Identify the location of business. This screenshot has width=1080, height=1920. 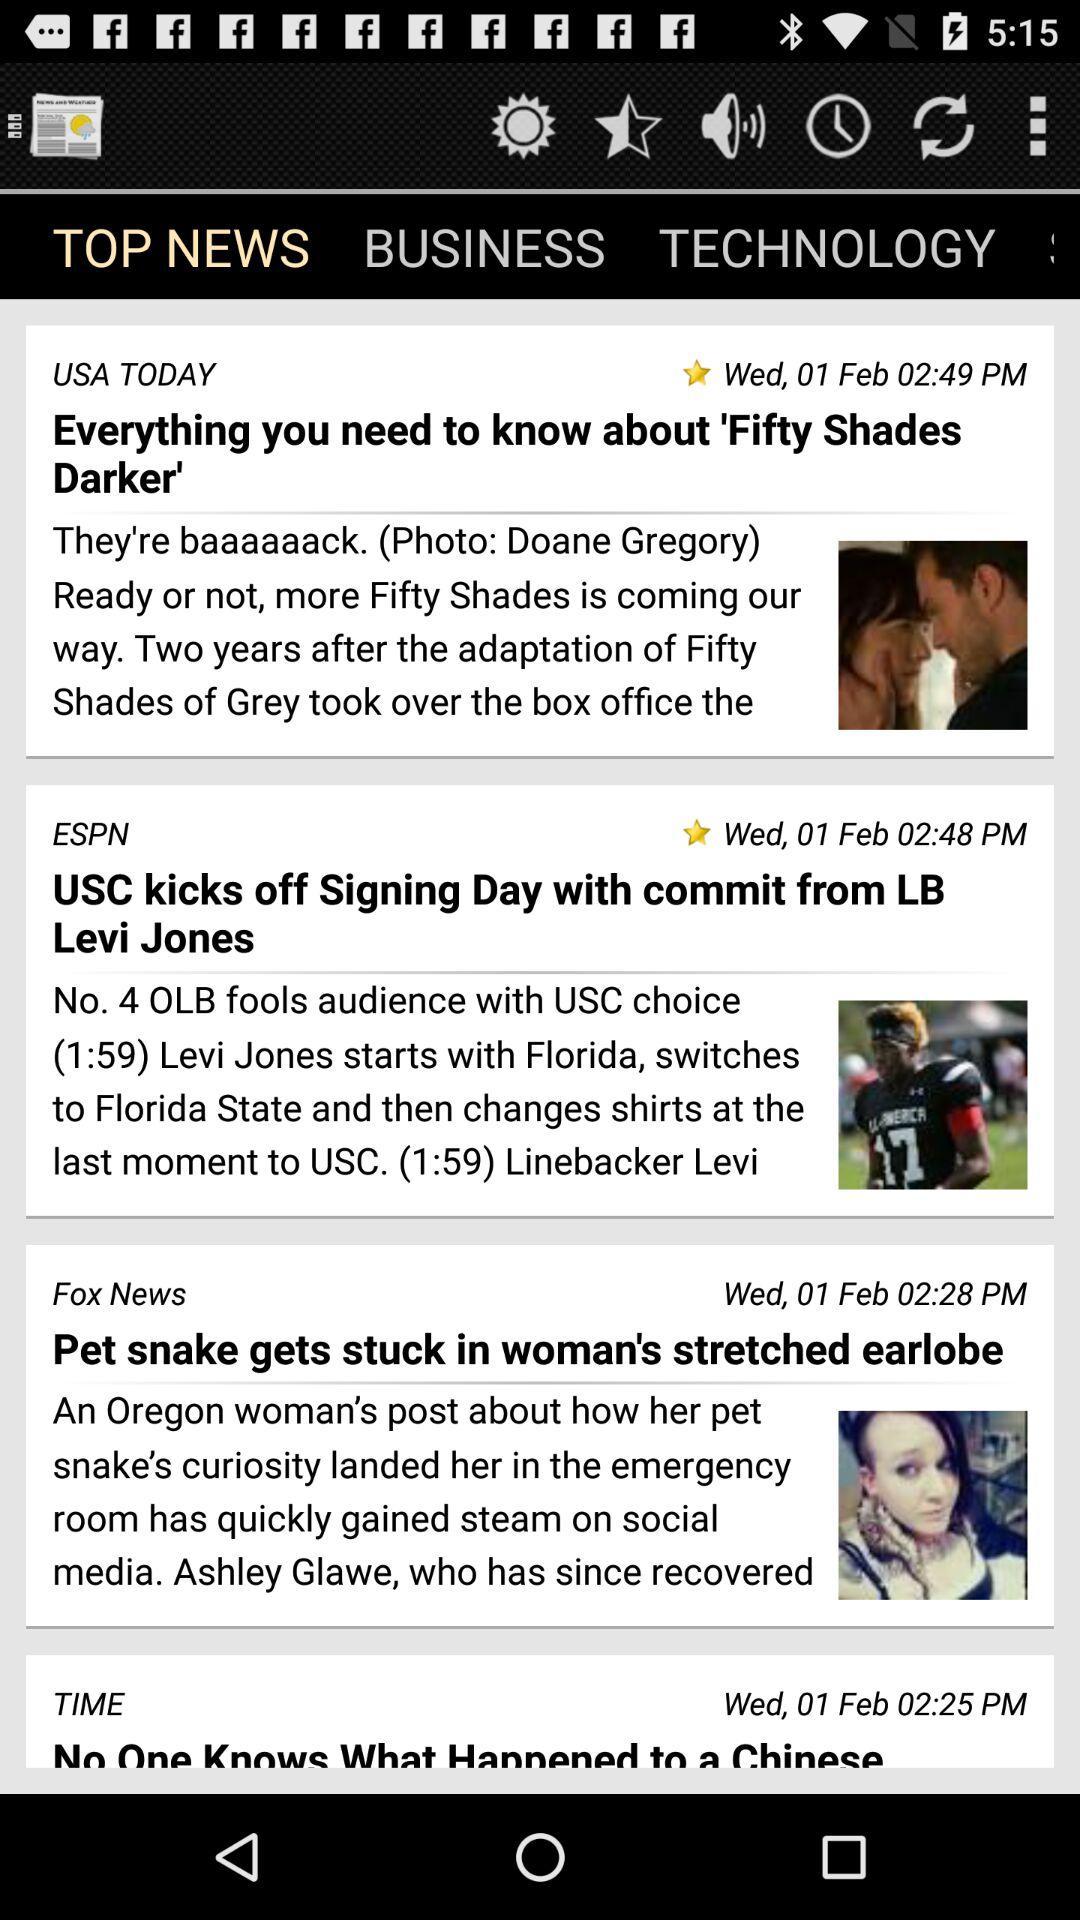
(484, 245).